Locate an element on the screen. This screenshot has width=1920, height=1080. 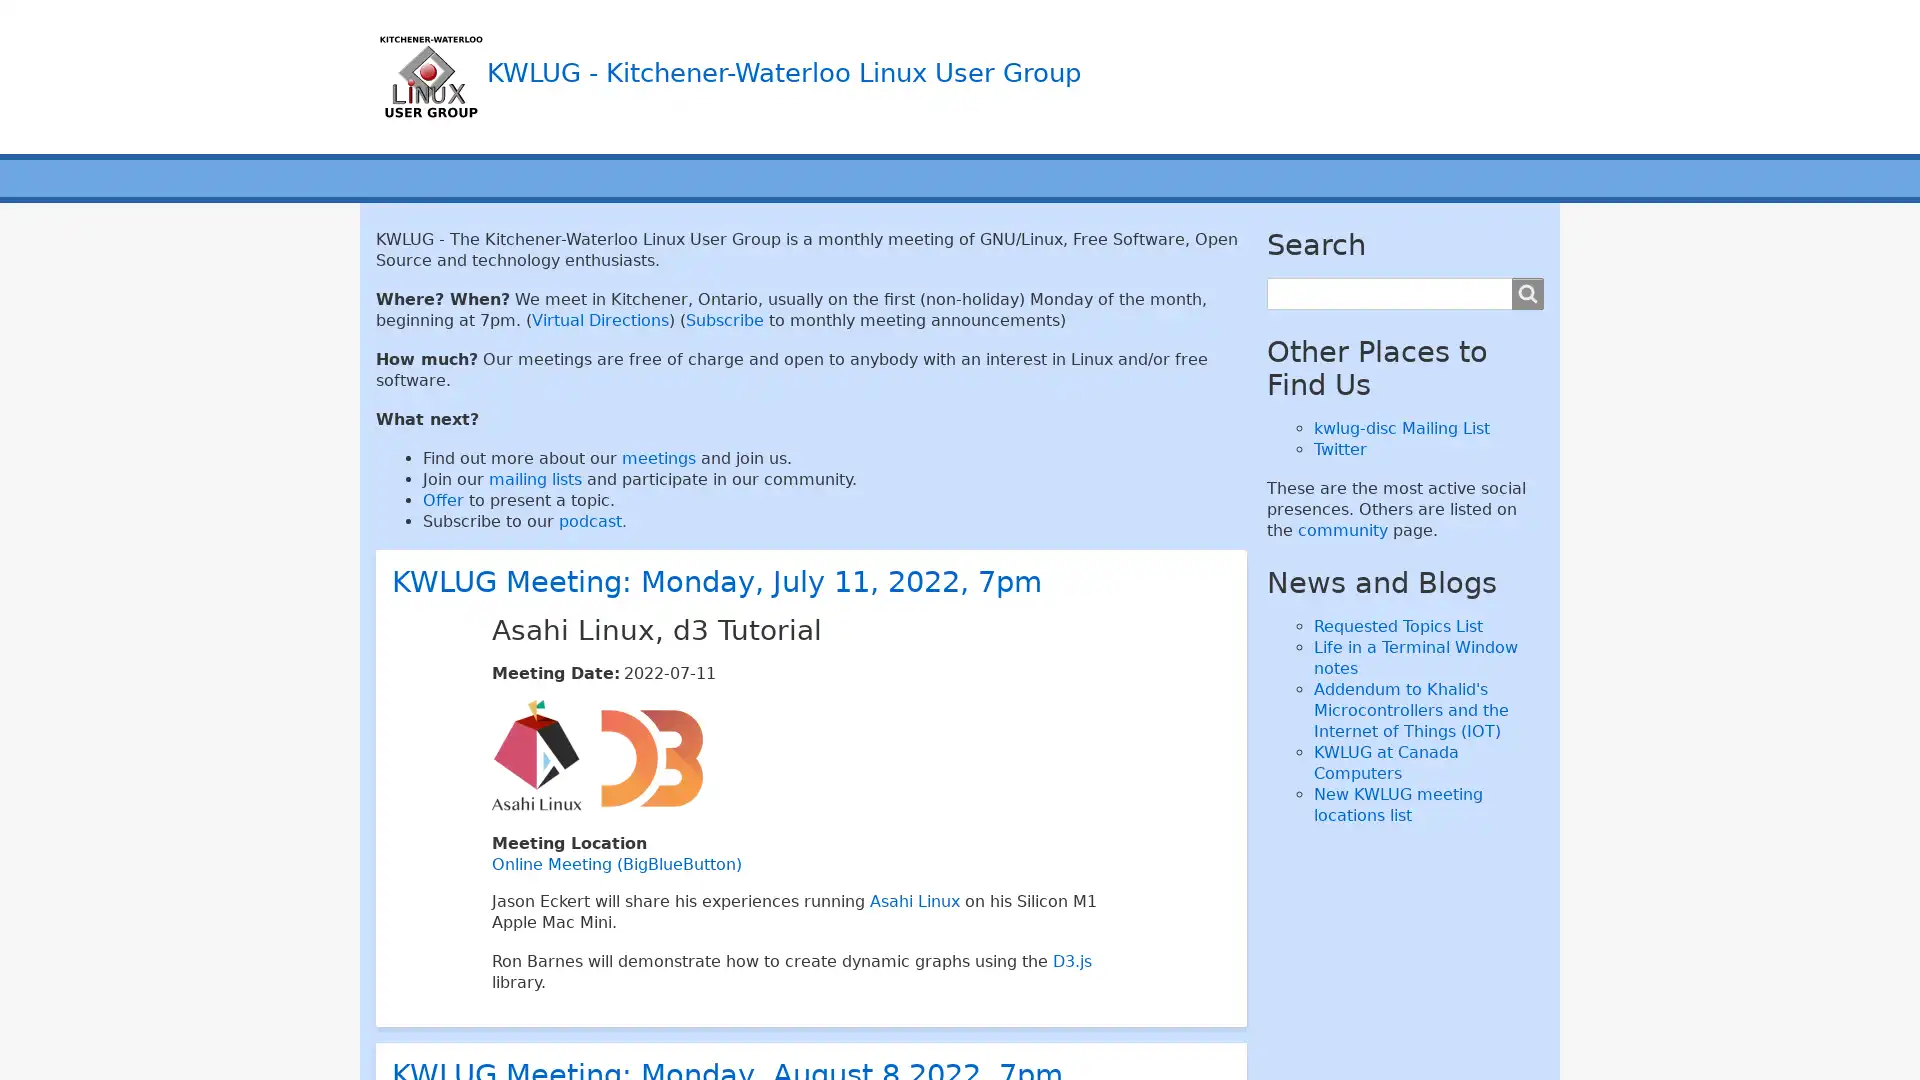
Search is located at coordinates (1526, 293).